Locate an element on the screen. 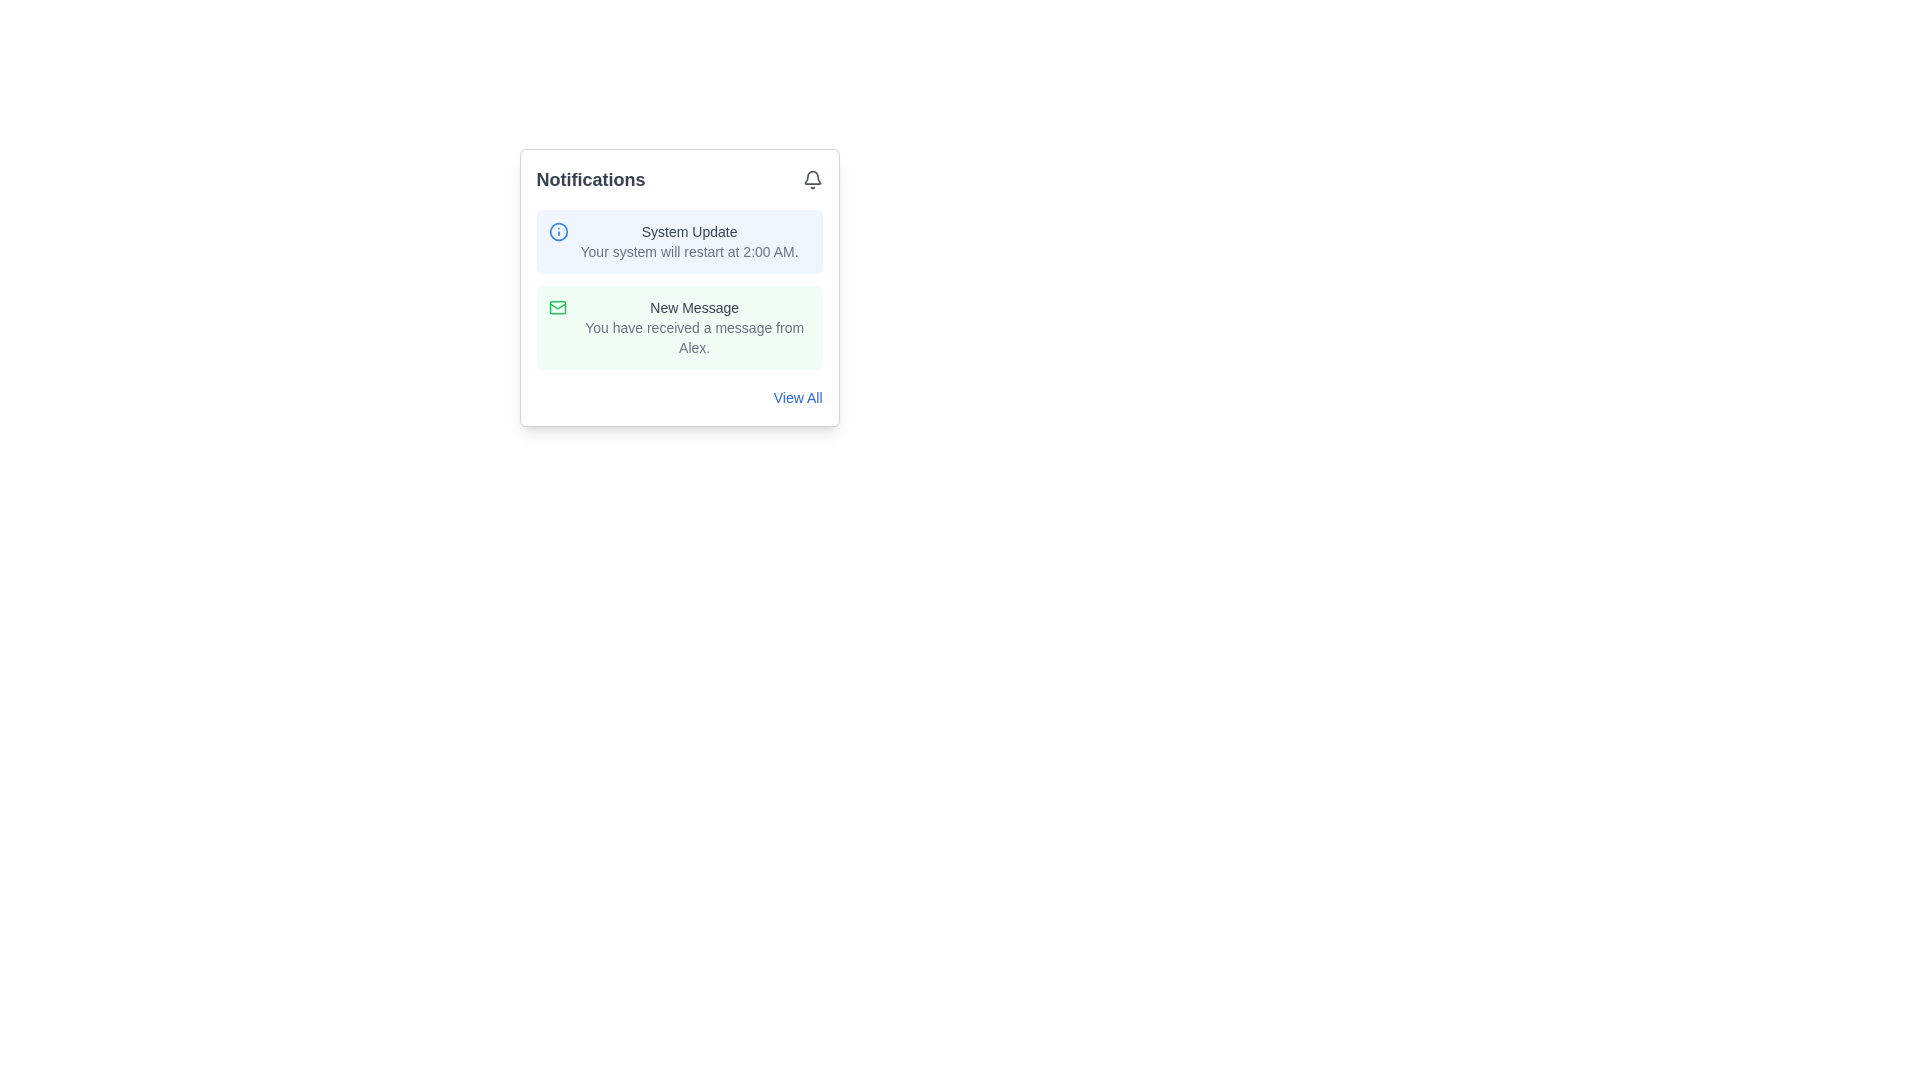 Image resolution: width=1920 pixels, height=1080 pixels. the gray bell-shaped icon located is located at coordinates (812, 180).